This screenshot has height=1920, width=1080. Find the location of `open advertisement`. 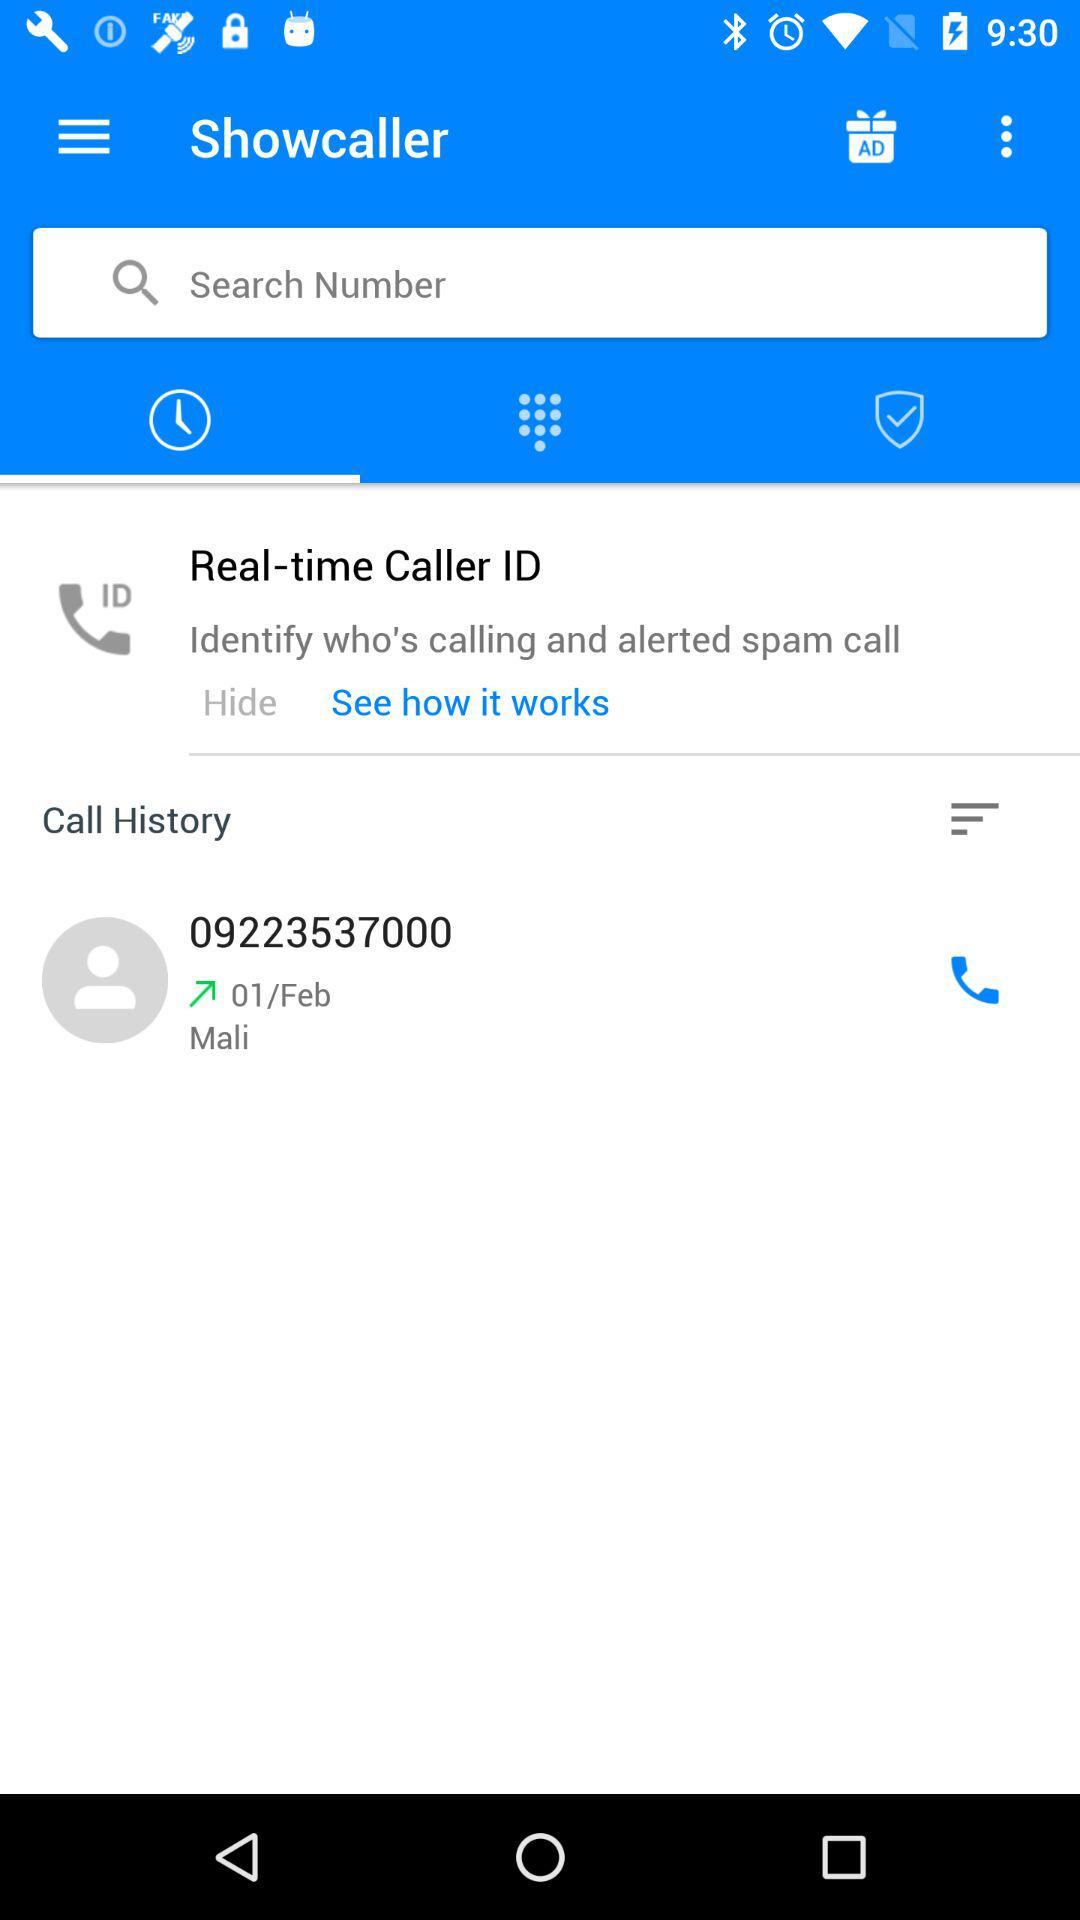

open advertisement is located at coordinates (869, 135).